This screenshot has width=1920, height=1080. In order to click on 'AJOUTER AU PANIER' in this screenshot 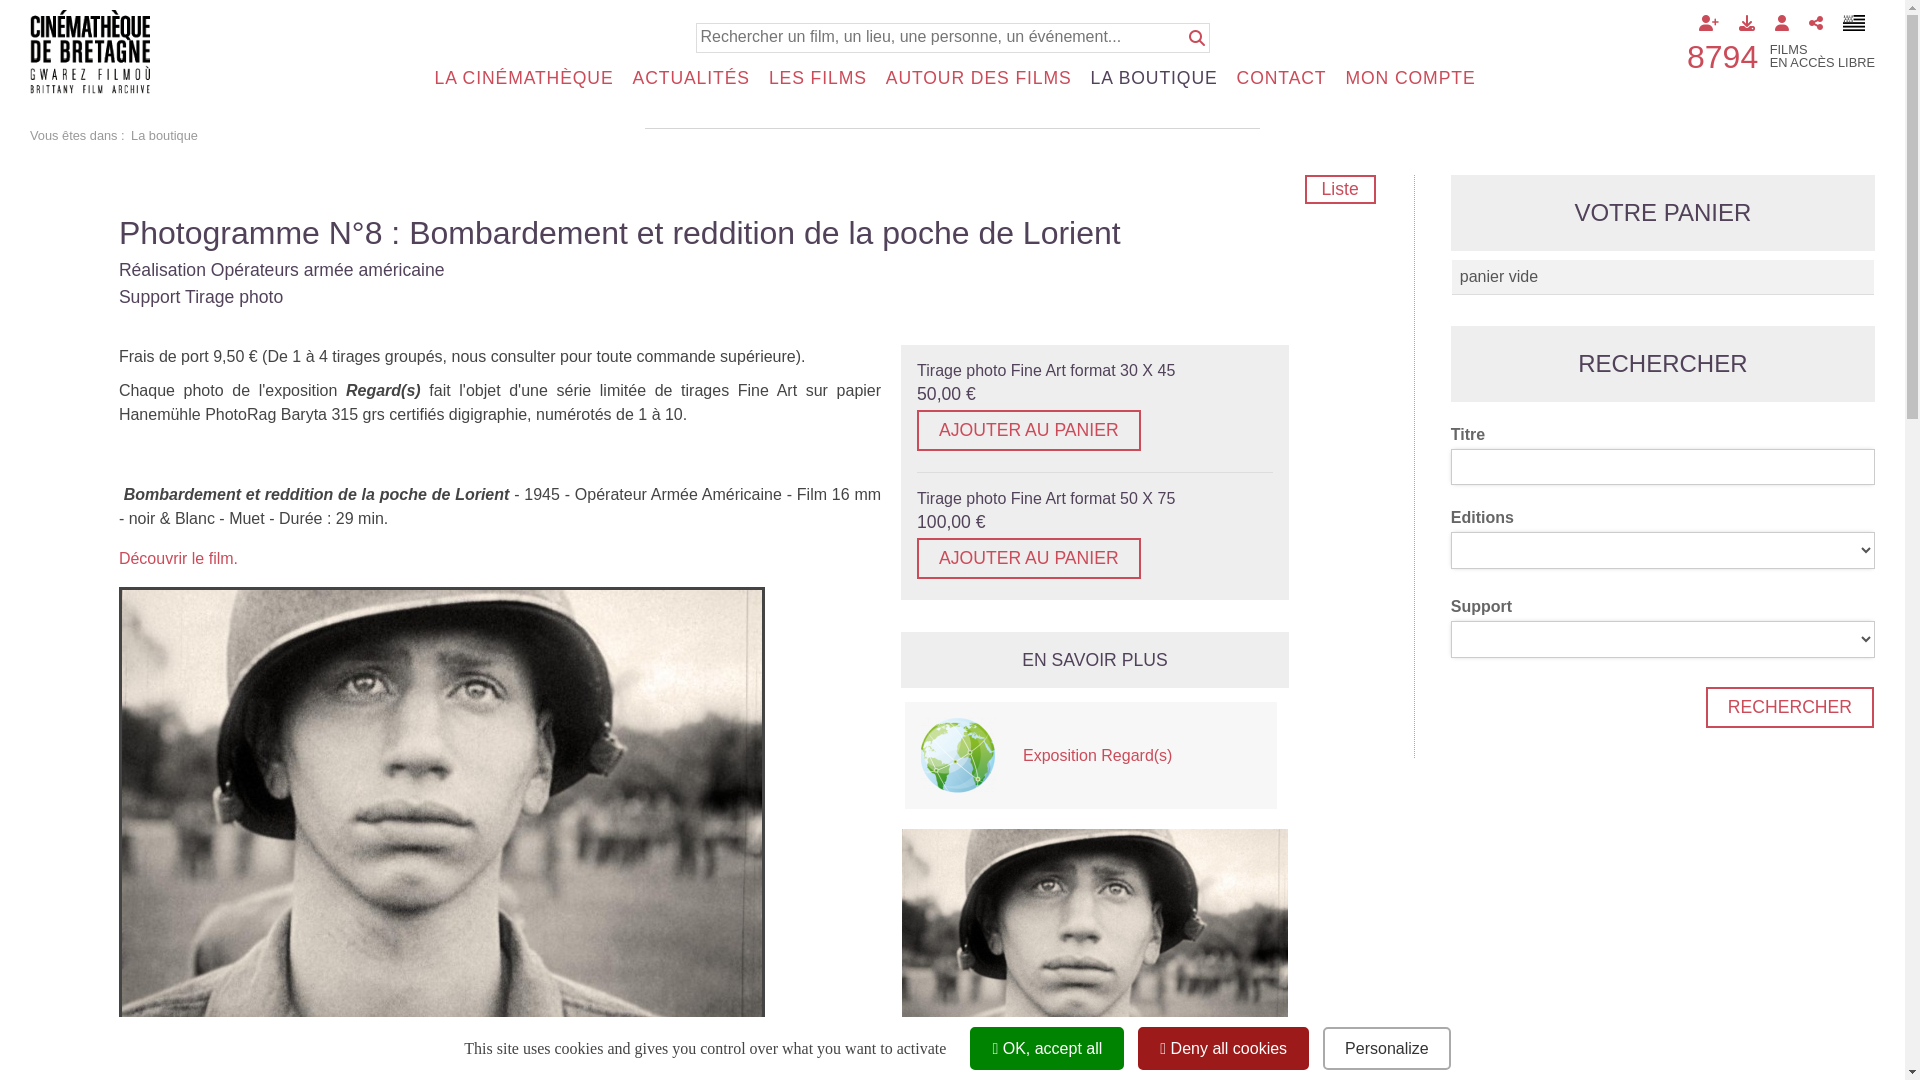, I will do `click(1028, 429)`.